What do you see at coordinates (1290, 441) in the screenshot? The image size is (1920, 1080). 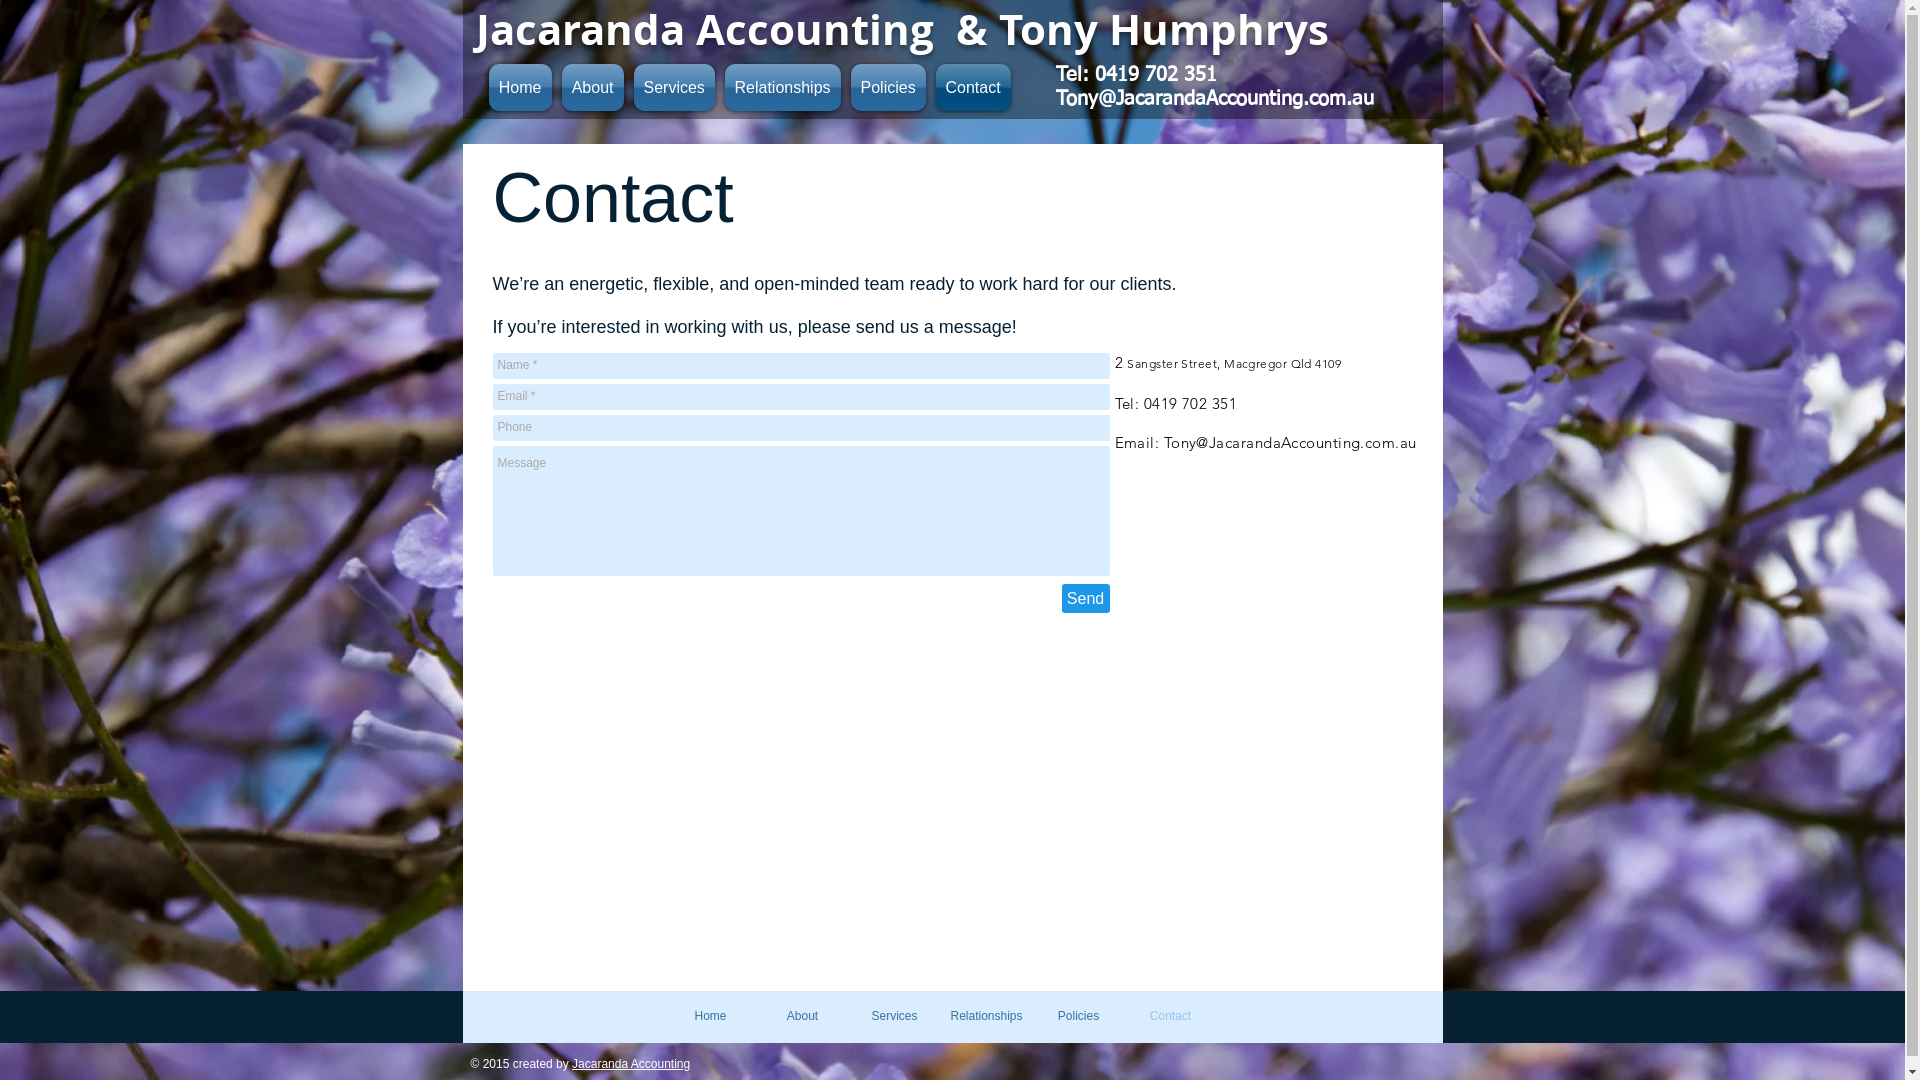 I see `'Tony@JacarandaAccounting.com.au'` at bounding box center [1290, 441].